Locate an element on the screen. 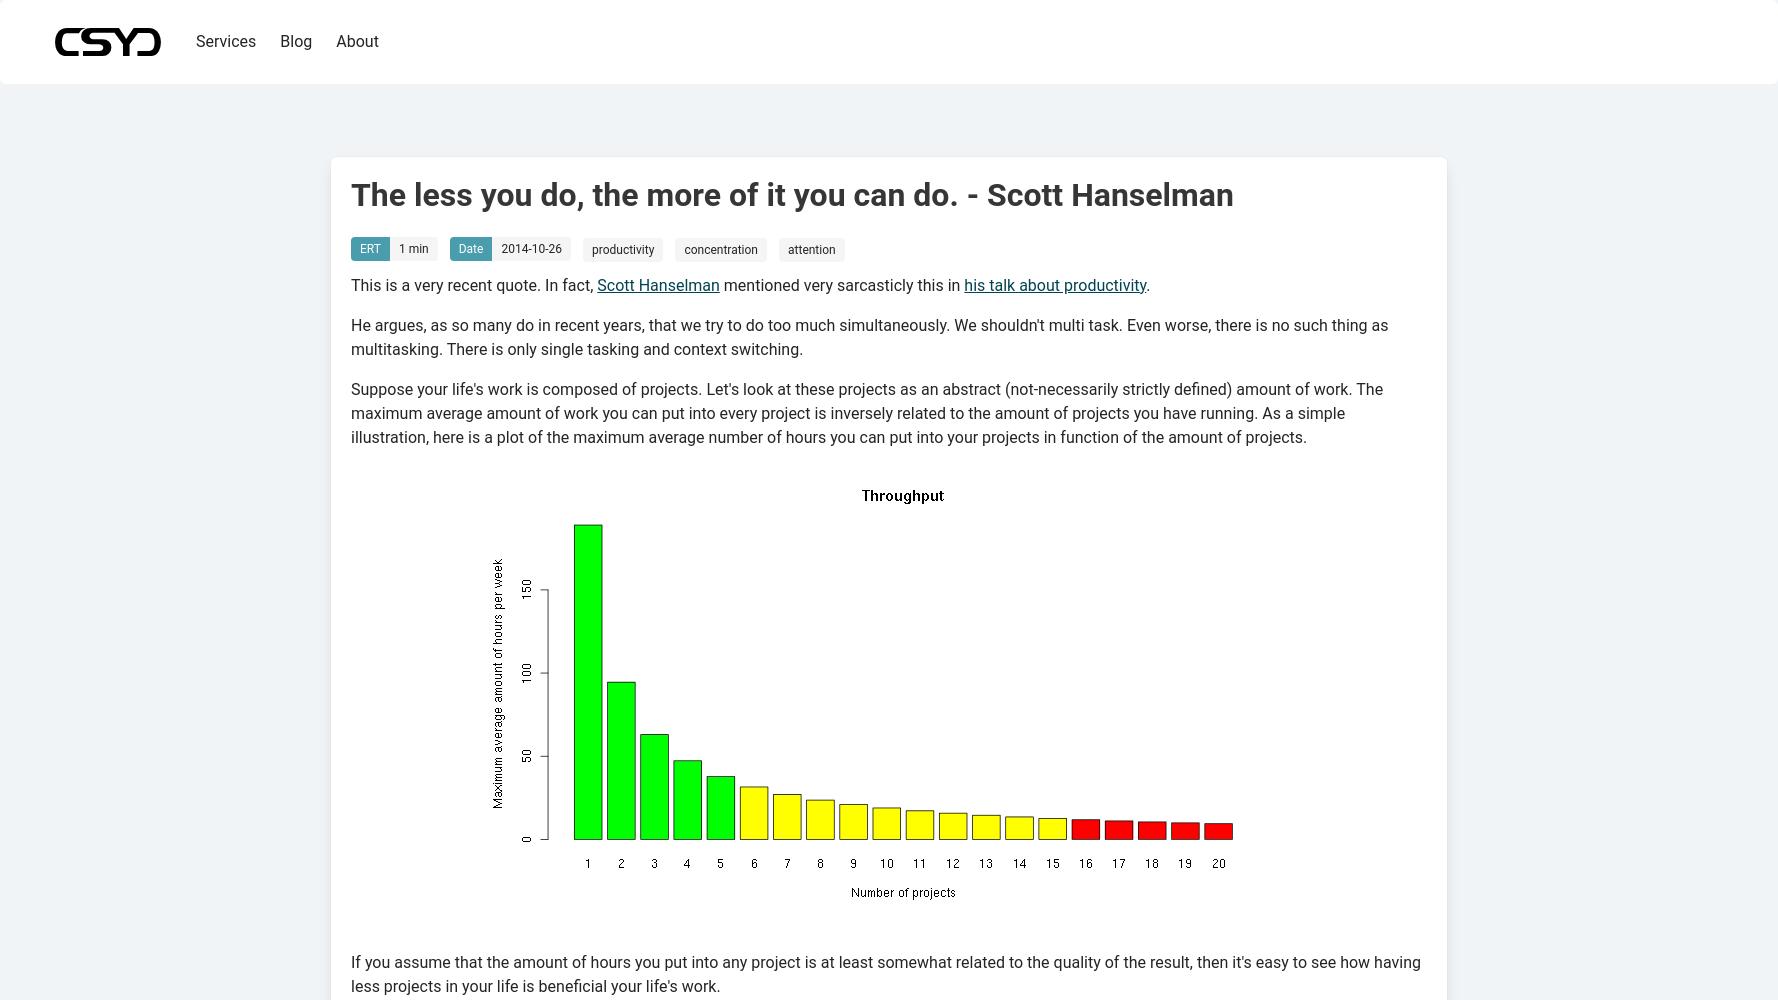  'Blog' is located at coordinates (280, 41).